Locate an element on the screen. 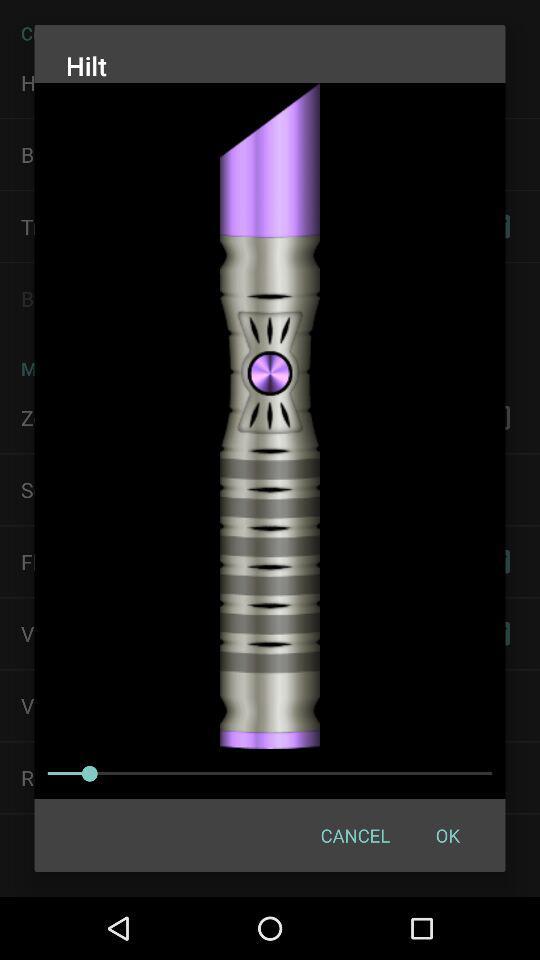  cancel item is located at coordinates (354, 835).